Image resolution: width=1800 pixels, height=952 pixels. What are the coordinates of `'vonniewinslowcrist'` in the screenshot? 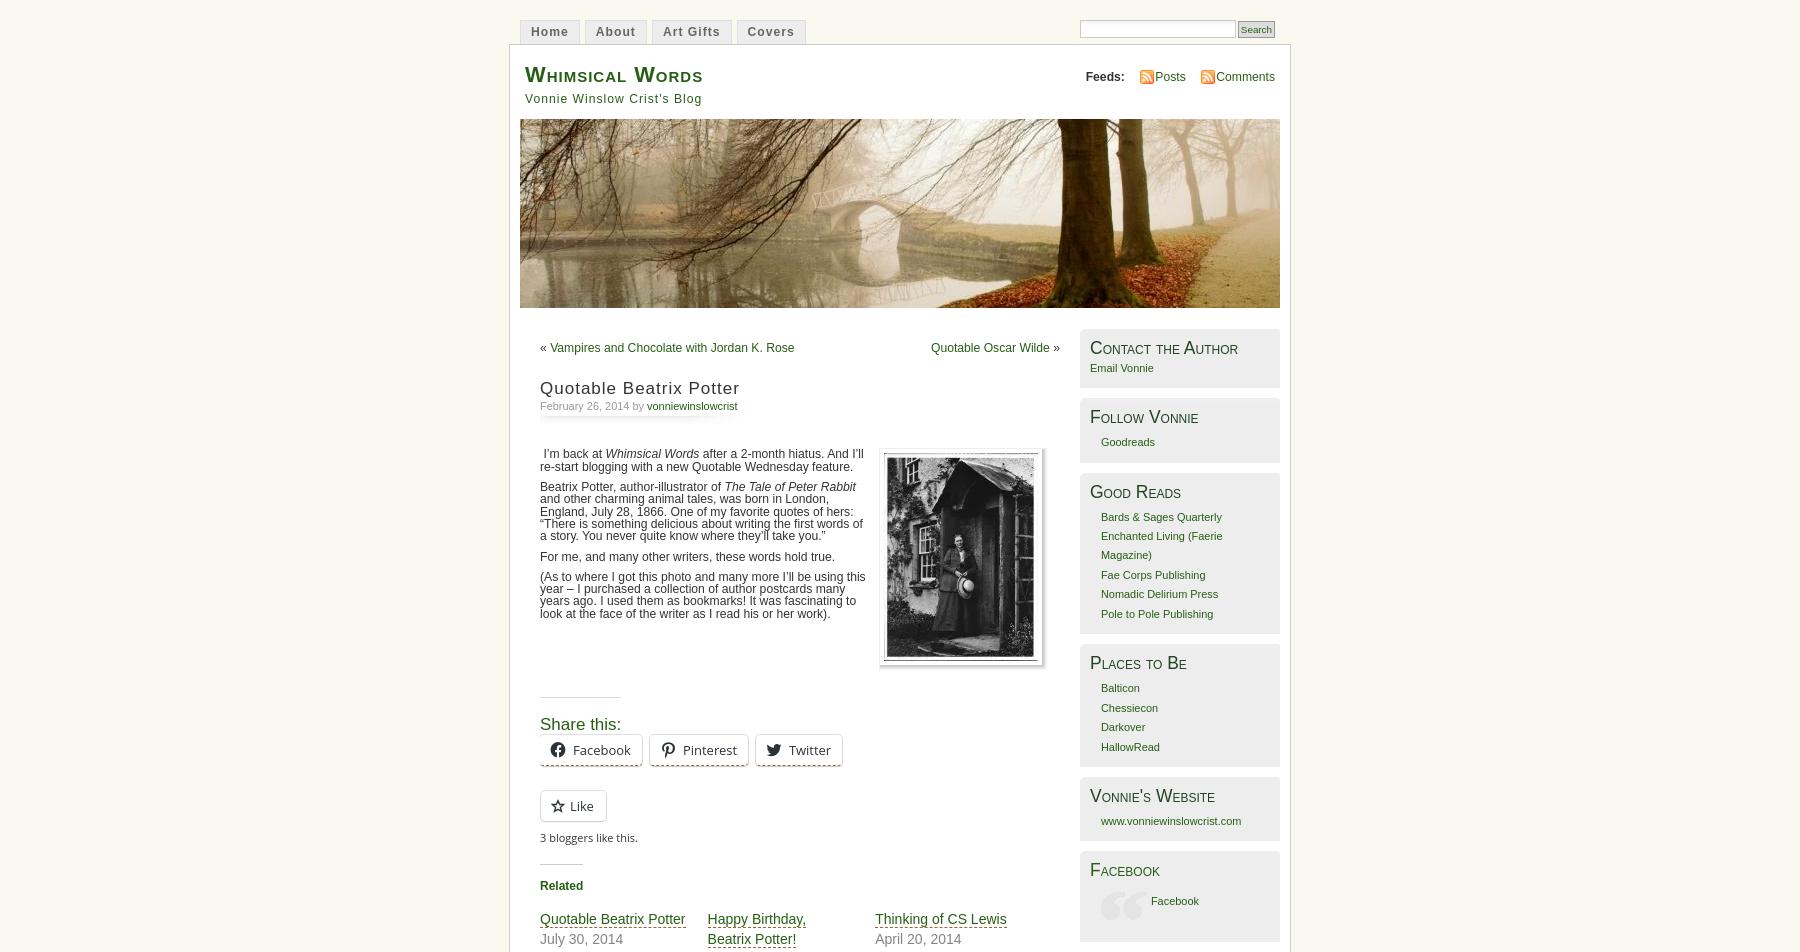 It's located at (690, 406).